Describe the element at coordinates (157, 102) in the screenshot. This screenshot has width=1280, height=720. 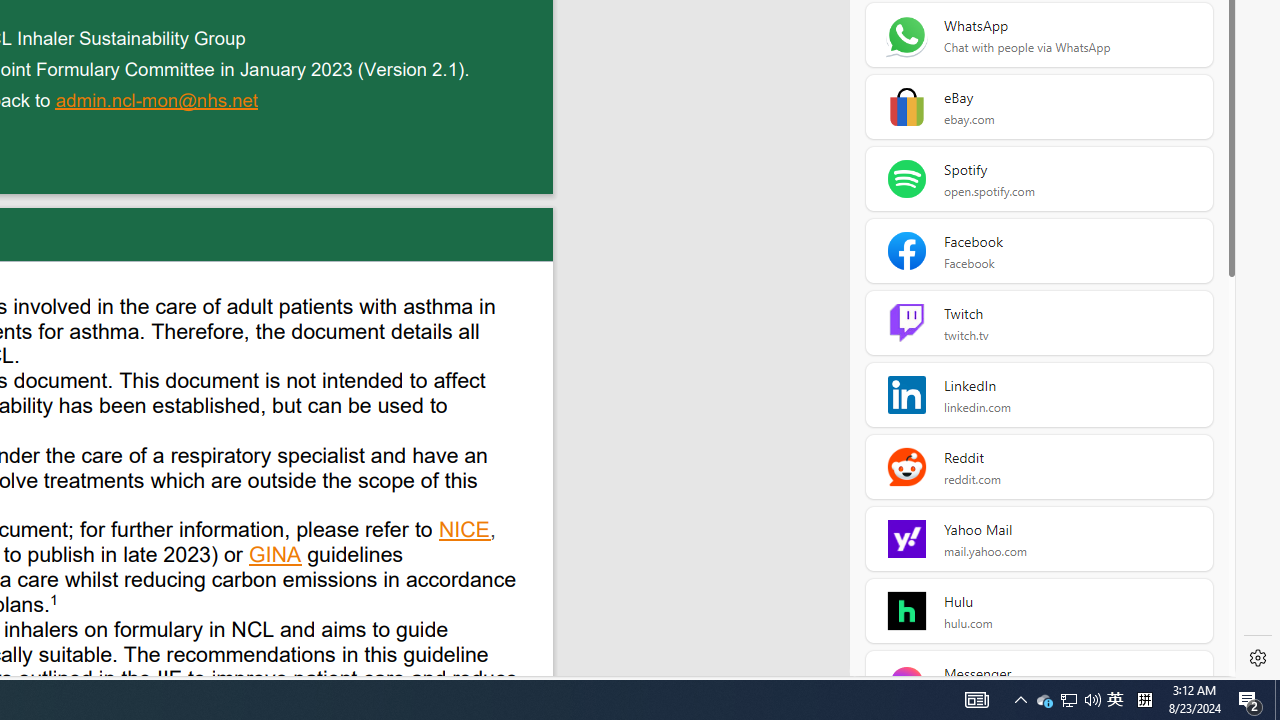
I see `'admin.ncl-mon@nhs.net'` at that location.